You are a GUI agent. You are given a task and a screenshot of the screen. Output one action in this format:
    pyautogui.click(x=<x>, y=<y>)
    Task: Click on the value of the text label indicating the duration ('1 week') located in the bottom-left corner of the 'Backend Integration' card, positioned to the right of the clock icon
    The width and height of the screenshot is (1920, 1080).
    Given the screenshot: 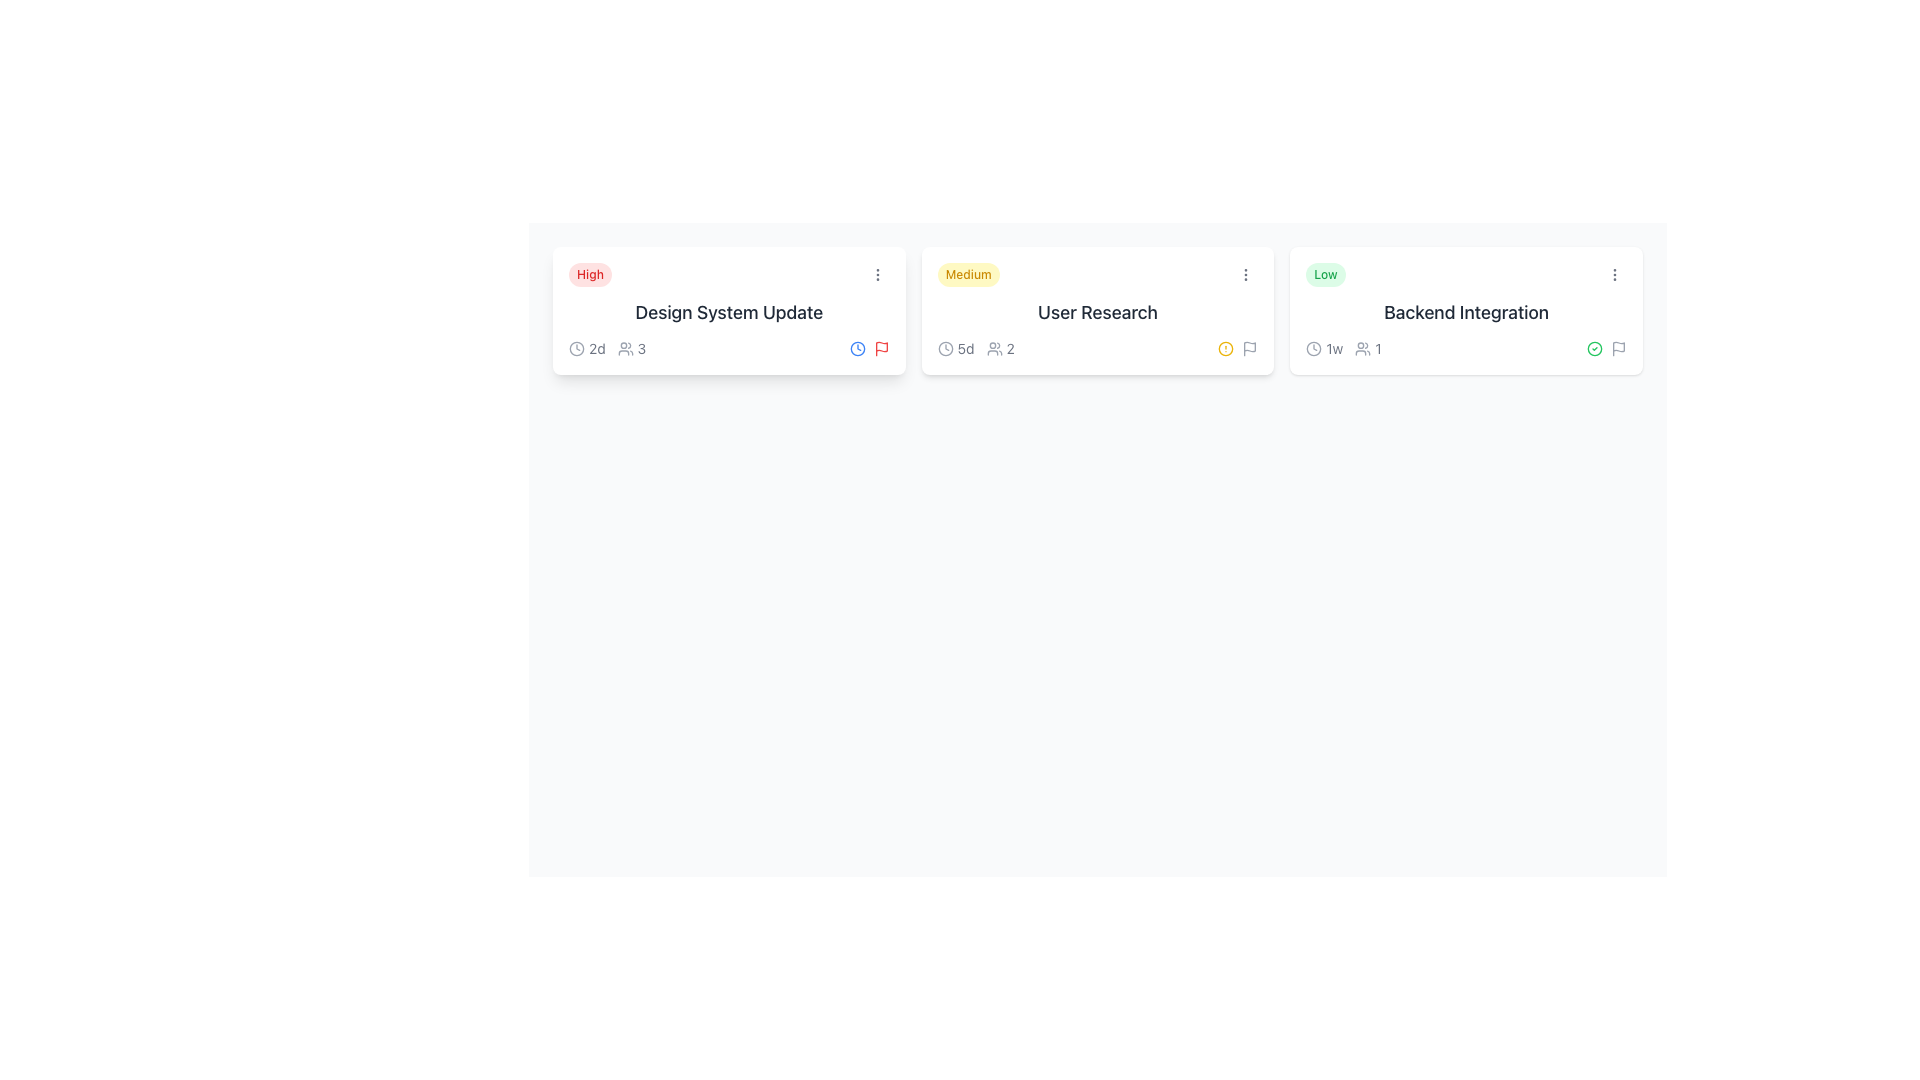 What is the action you would take?
    pyautogui.click(x=1334, y=347)
    